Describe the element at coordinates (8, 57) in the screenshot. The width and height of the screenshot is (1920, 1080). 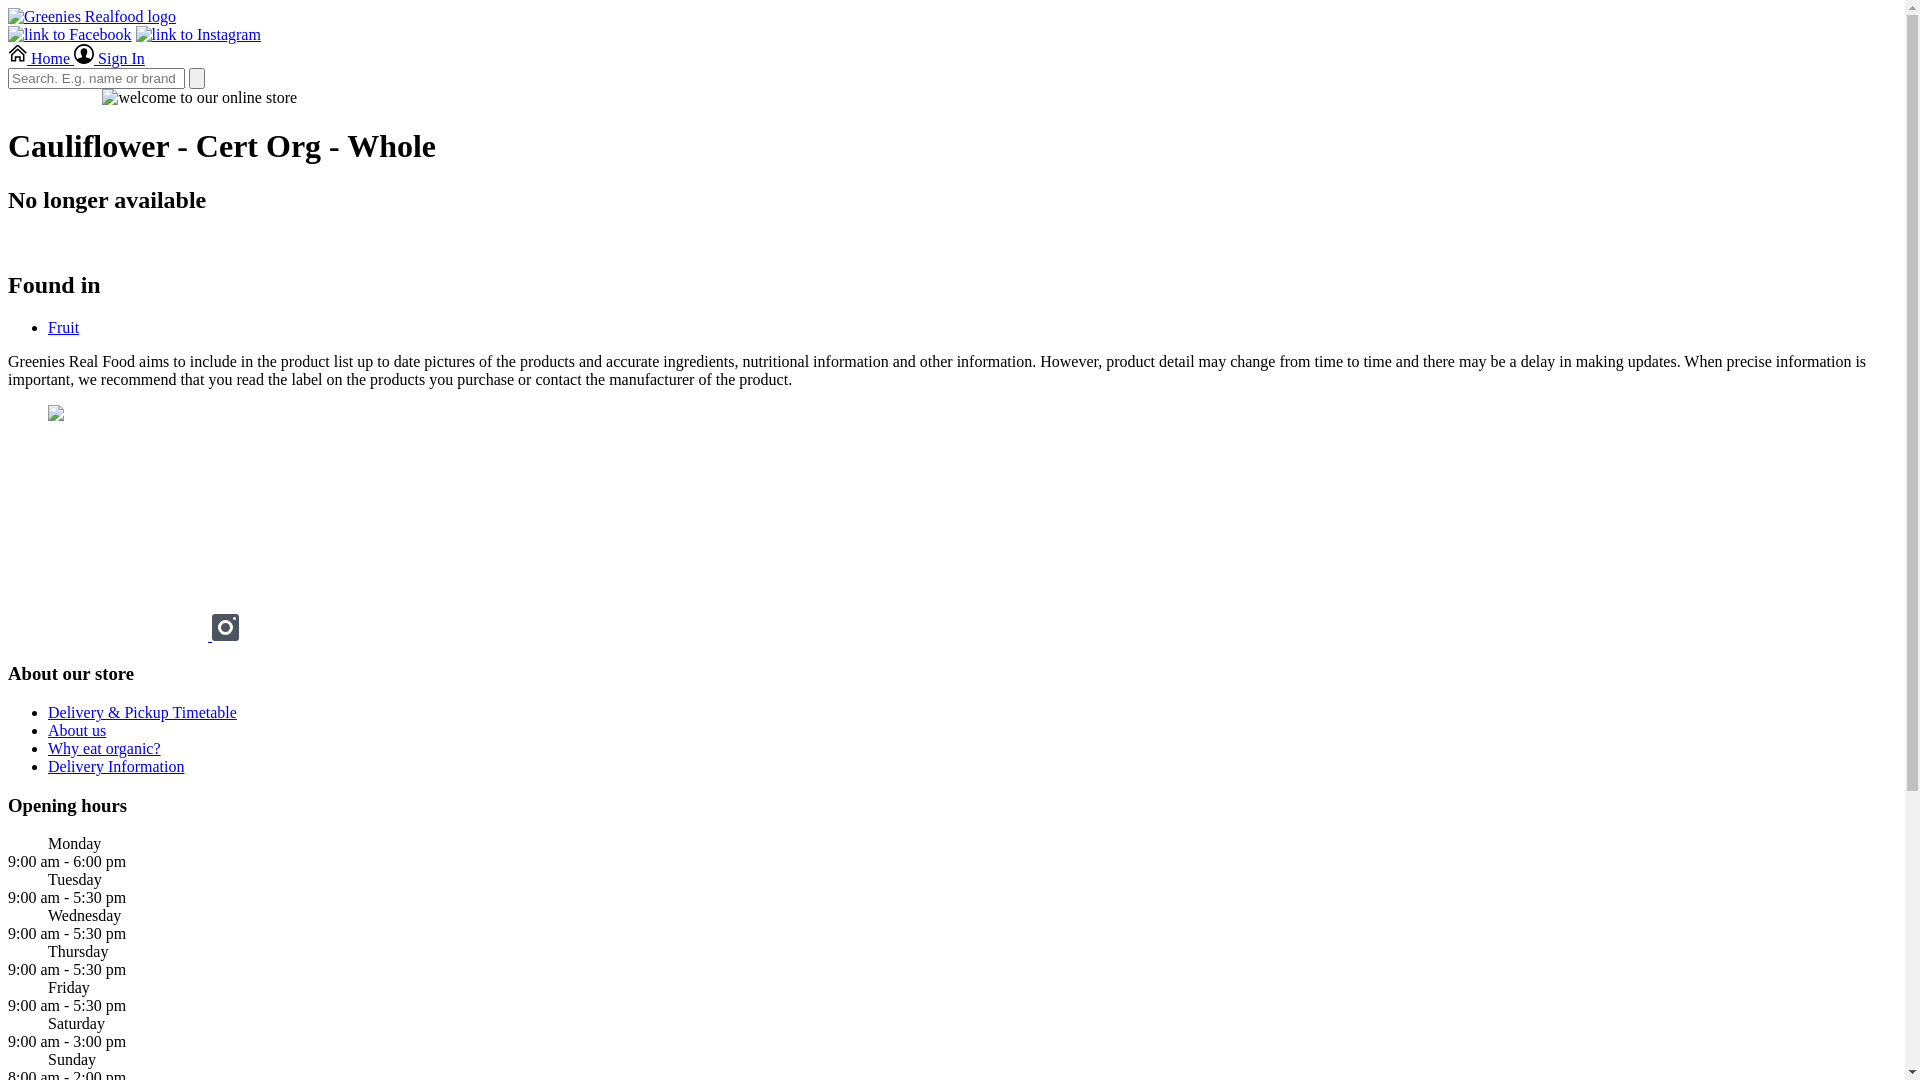
I see `'Home'` at that location.